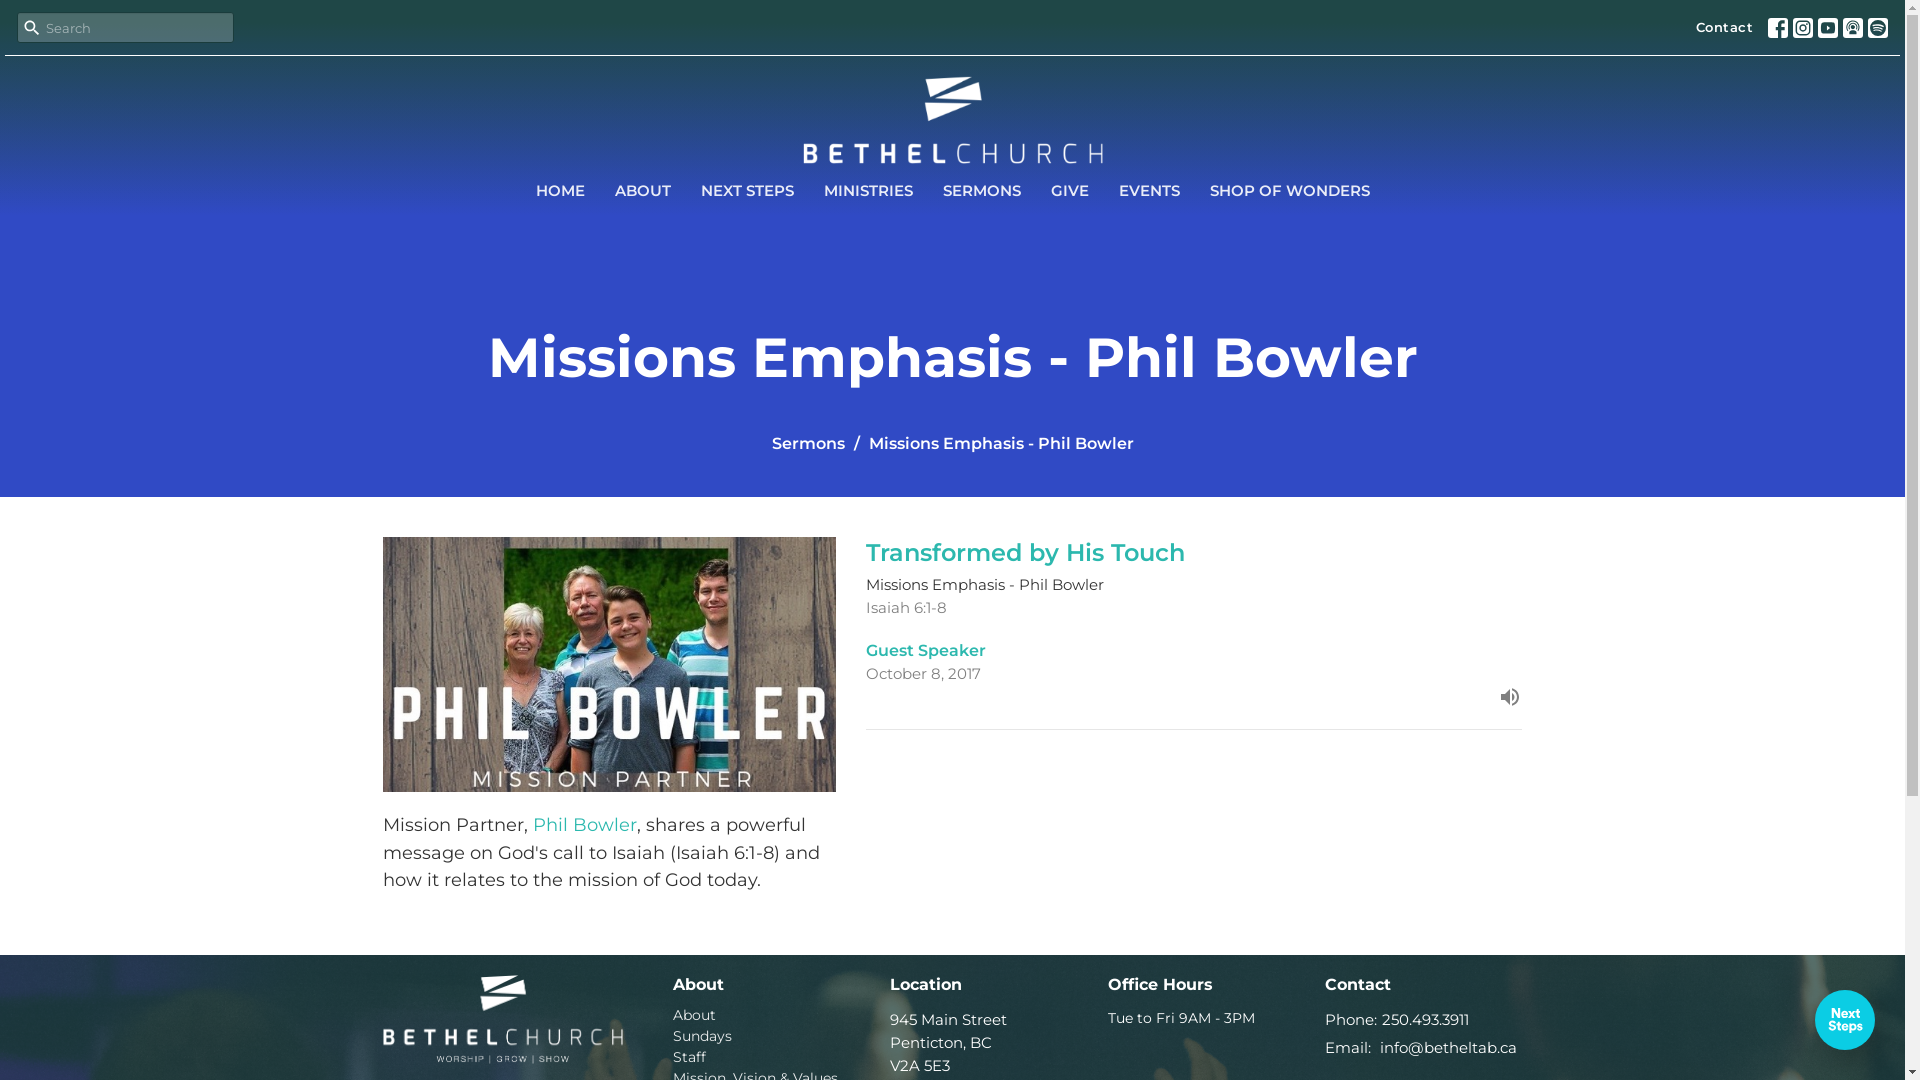 This screenshot has height=1080, width=1920. What do you see at coordinates (868, 190) in the screenshot?
I see `'MINISTRIES'` at bounding box center [868, 190].